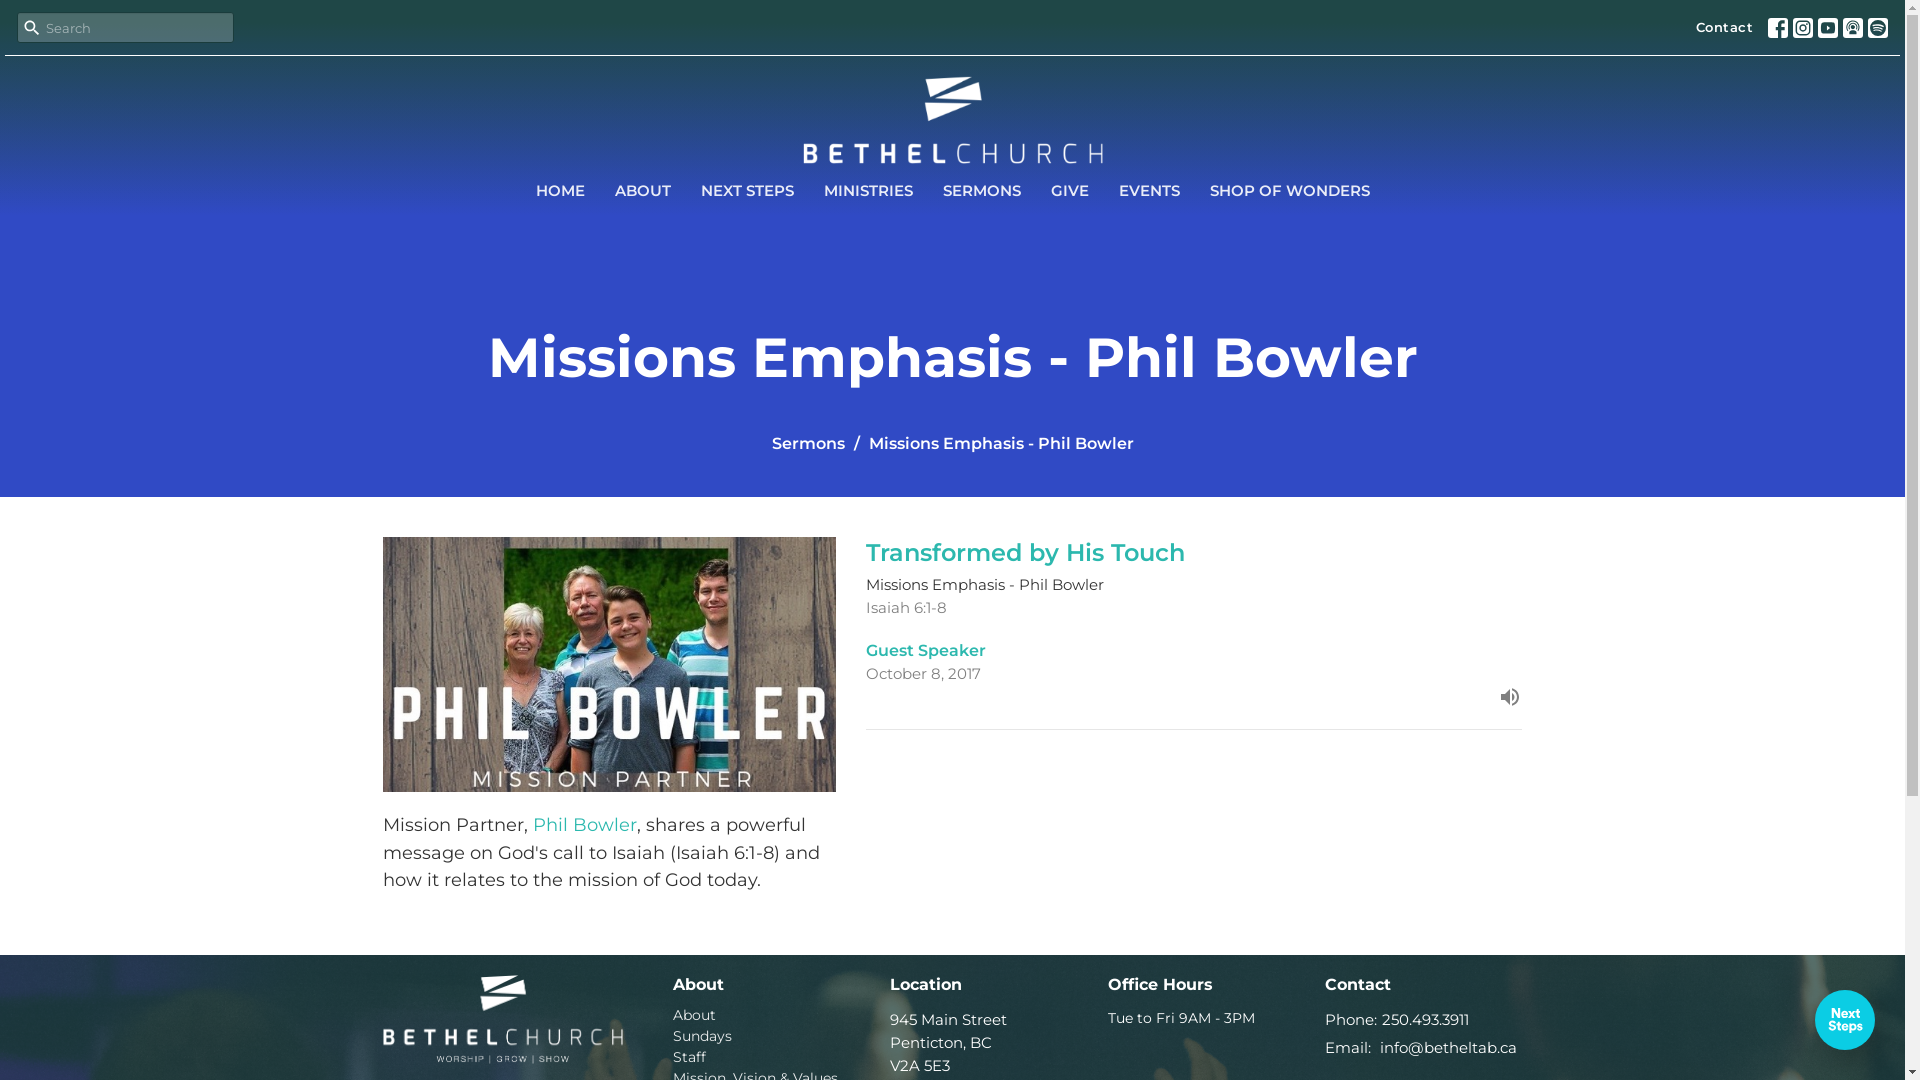 This screenshot has height=1080, width=1920. What do you see at coordinates (868, 190) in the screenshot?
I see `'MINISTRIES'` at bounding box center [868, 190].